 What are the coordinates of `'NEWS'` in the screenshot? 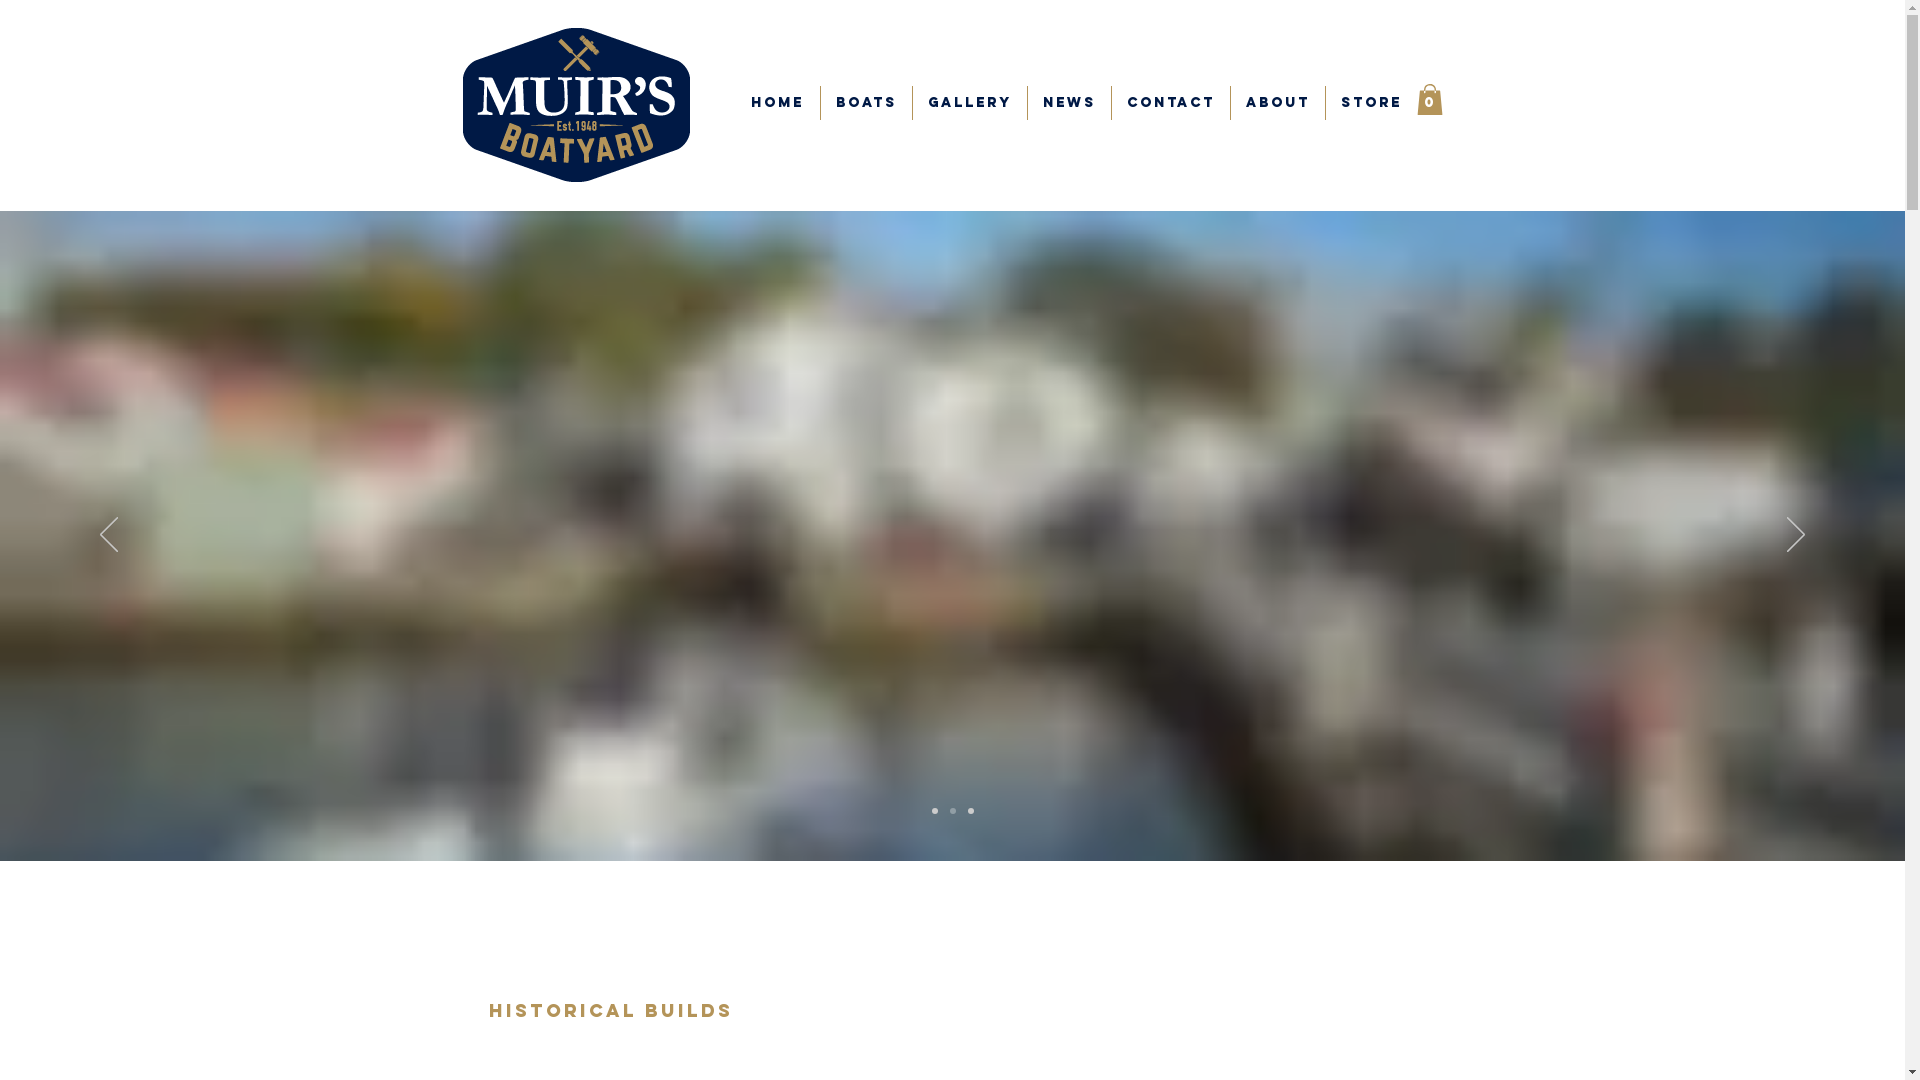 It's located at (1068, 103).